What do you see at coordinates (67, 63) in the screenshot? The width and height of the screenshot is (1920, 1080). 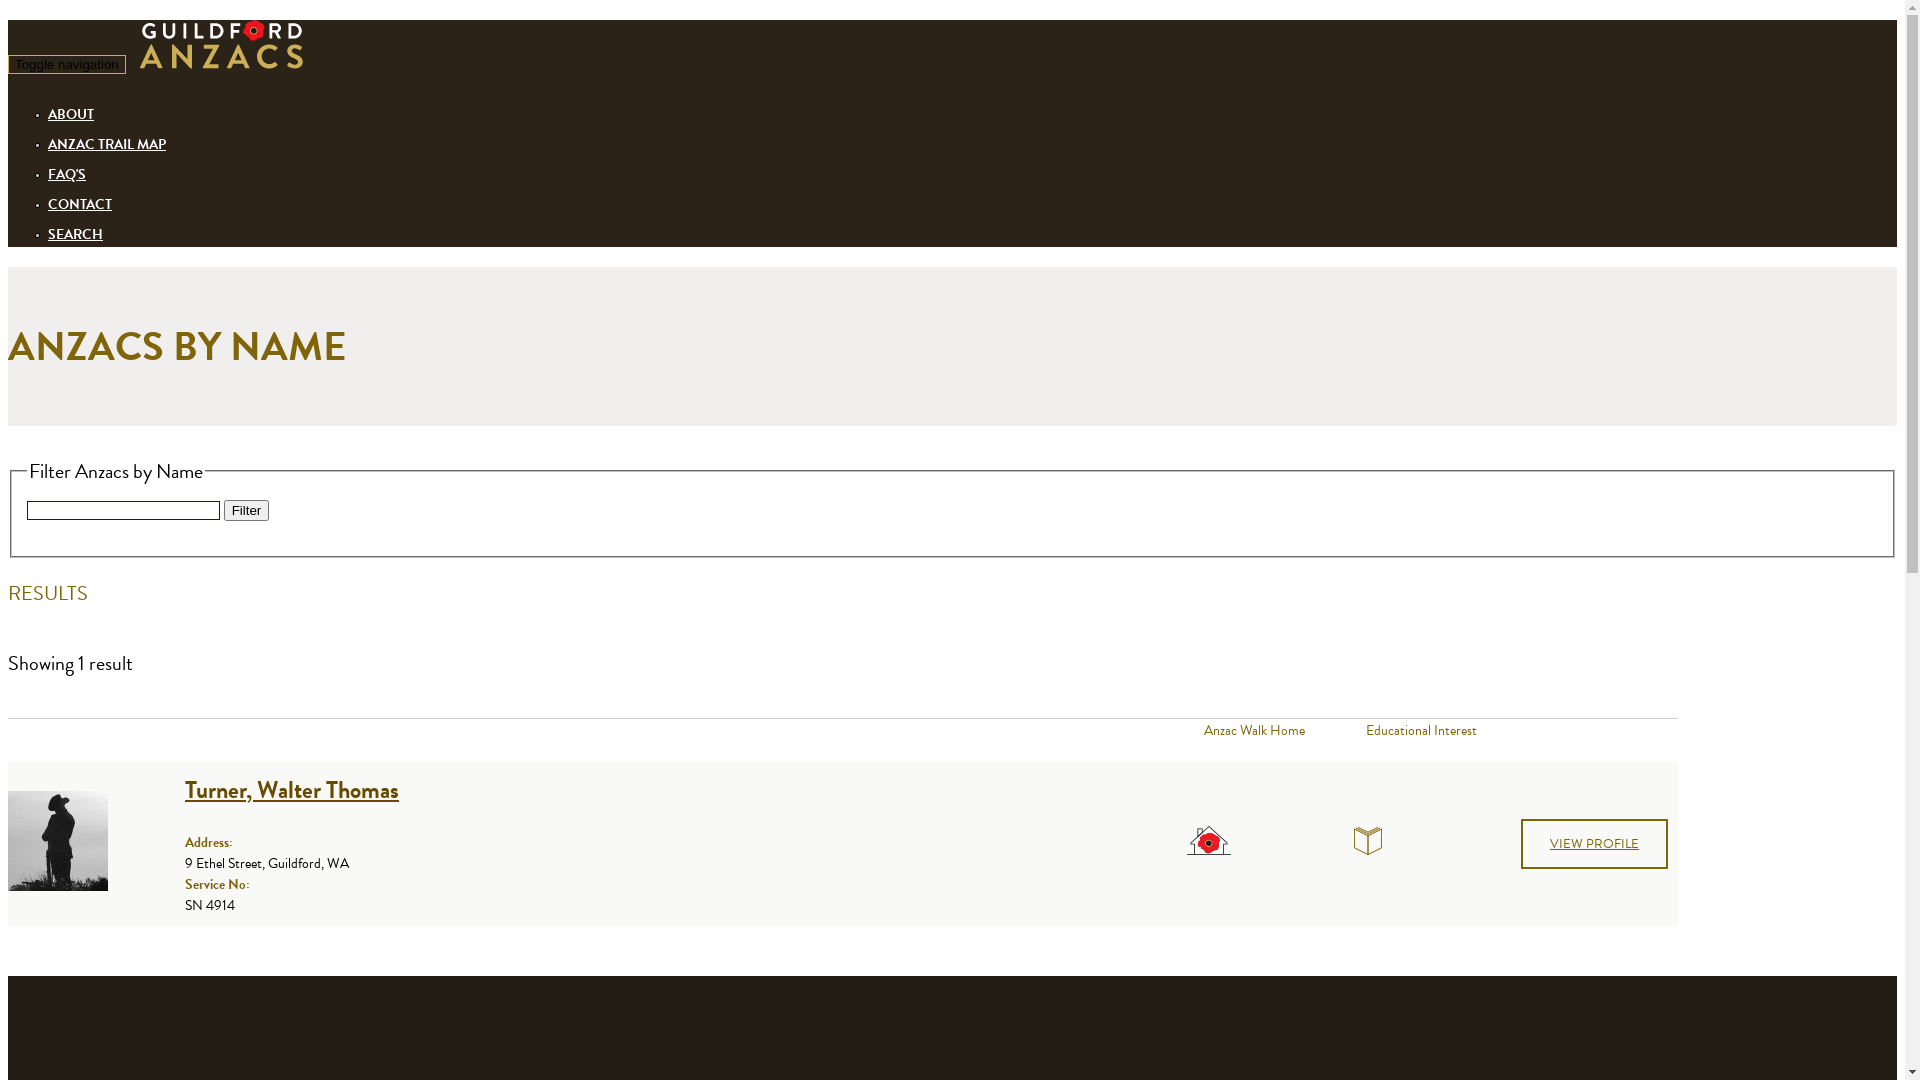 I see `'Toggle navigation'` at bounding box center [67, 63].